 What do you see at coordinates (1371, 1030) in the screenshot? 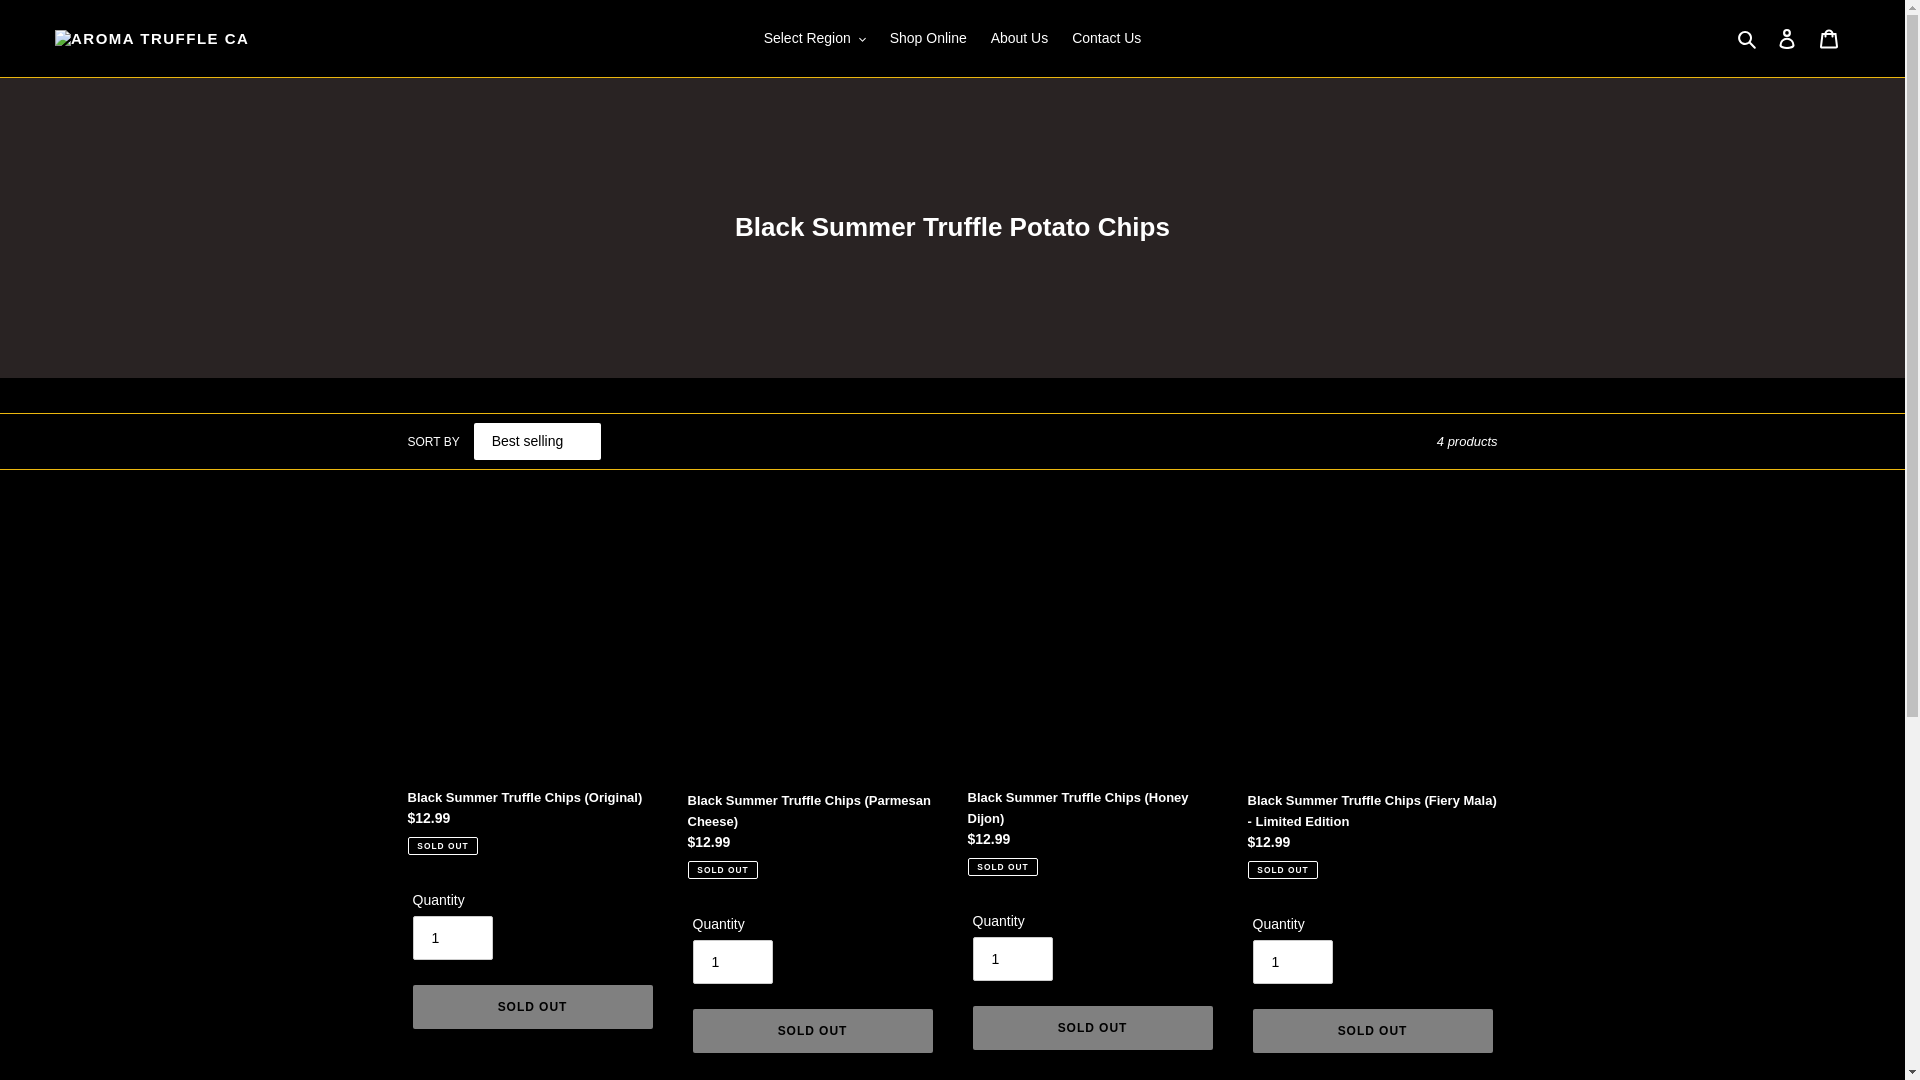
I see `'SOLD OUT'` at bounding box center [1371, 1030].